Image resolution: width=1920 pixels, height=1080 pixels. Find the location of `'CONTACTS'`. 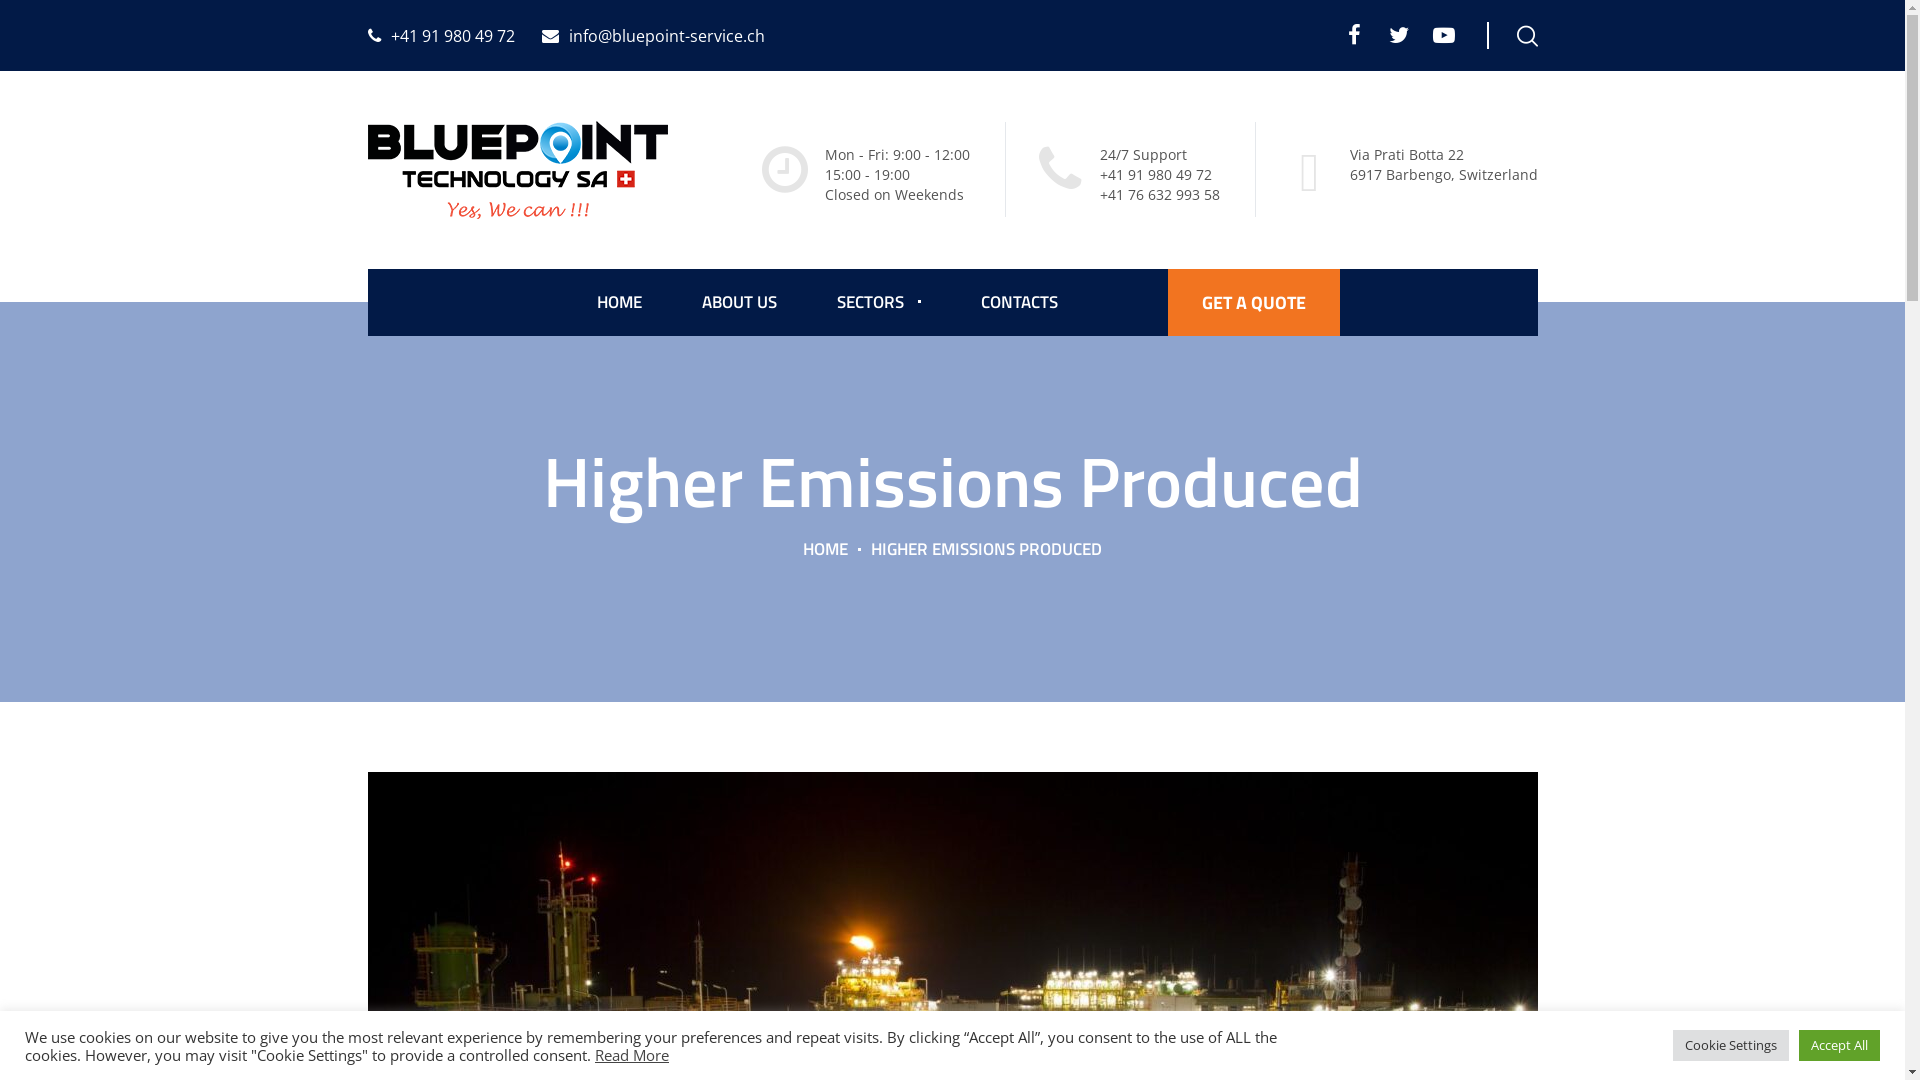

'CONTACTS' is located at coordinates (1018, 302).